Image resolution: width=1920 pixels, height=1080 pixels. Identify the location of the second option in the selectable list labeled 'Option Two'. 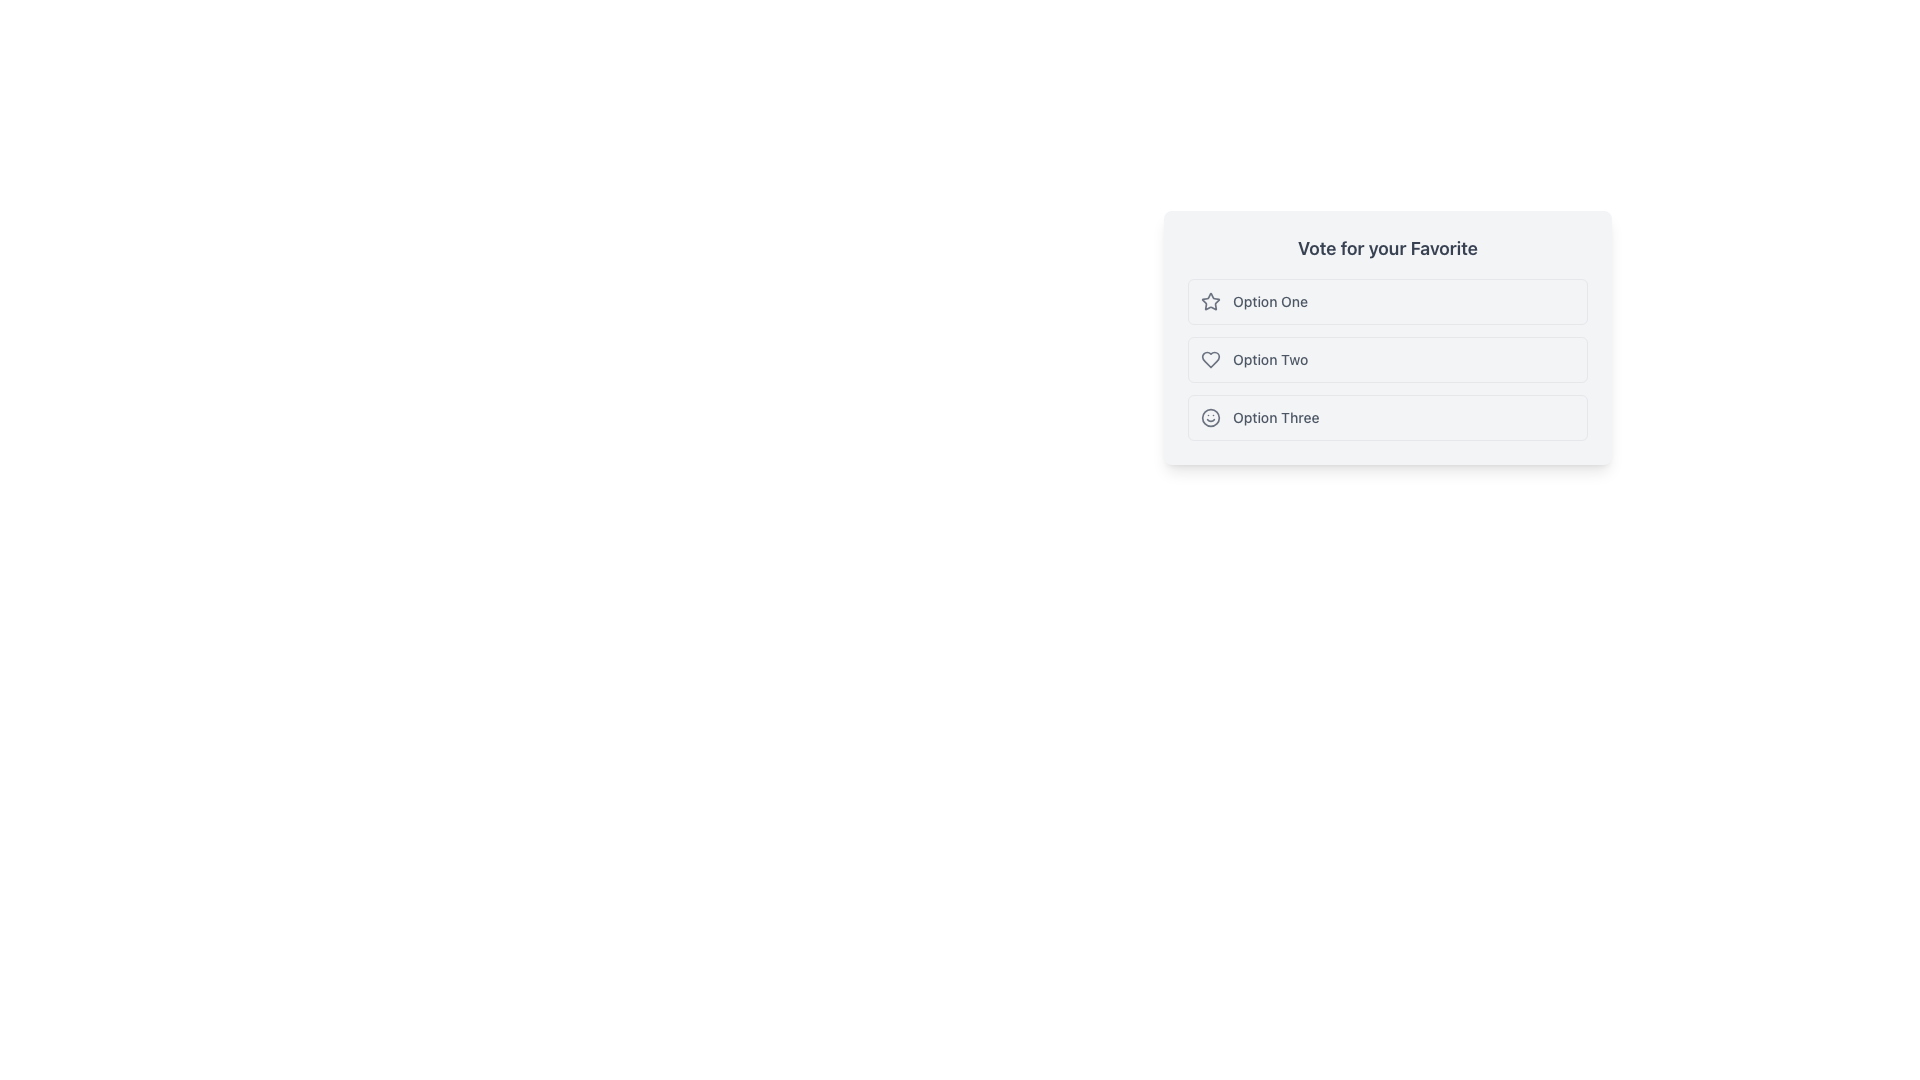
(1386, 358).